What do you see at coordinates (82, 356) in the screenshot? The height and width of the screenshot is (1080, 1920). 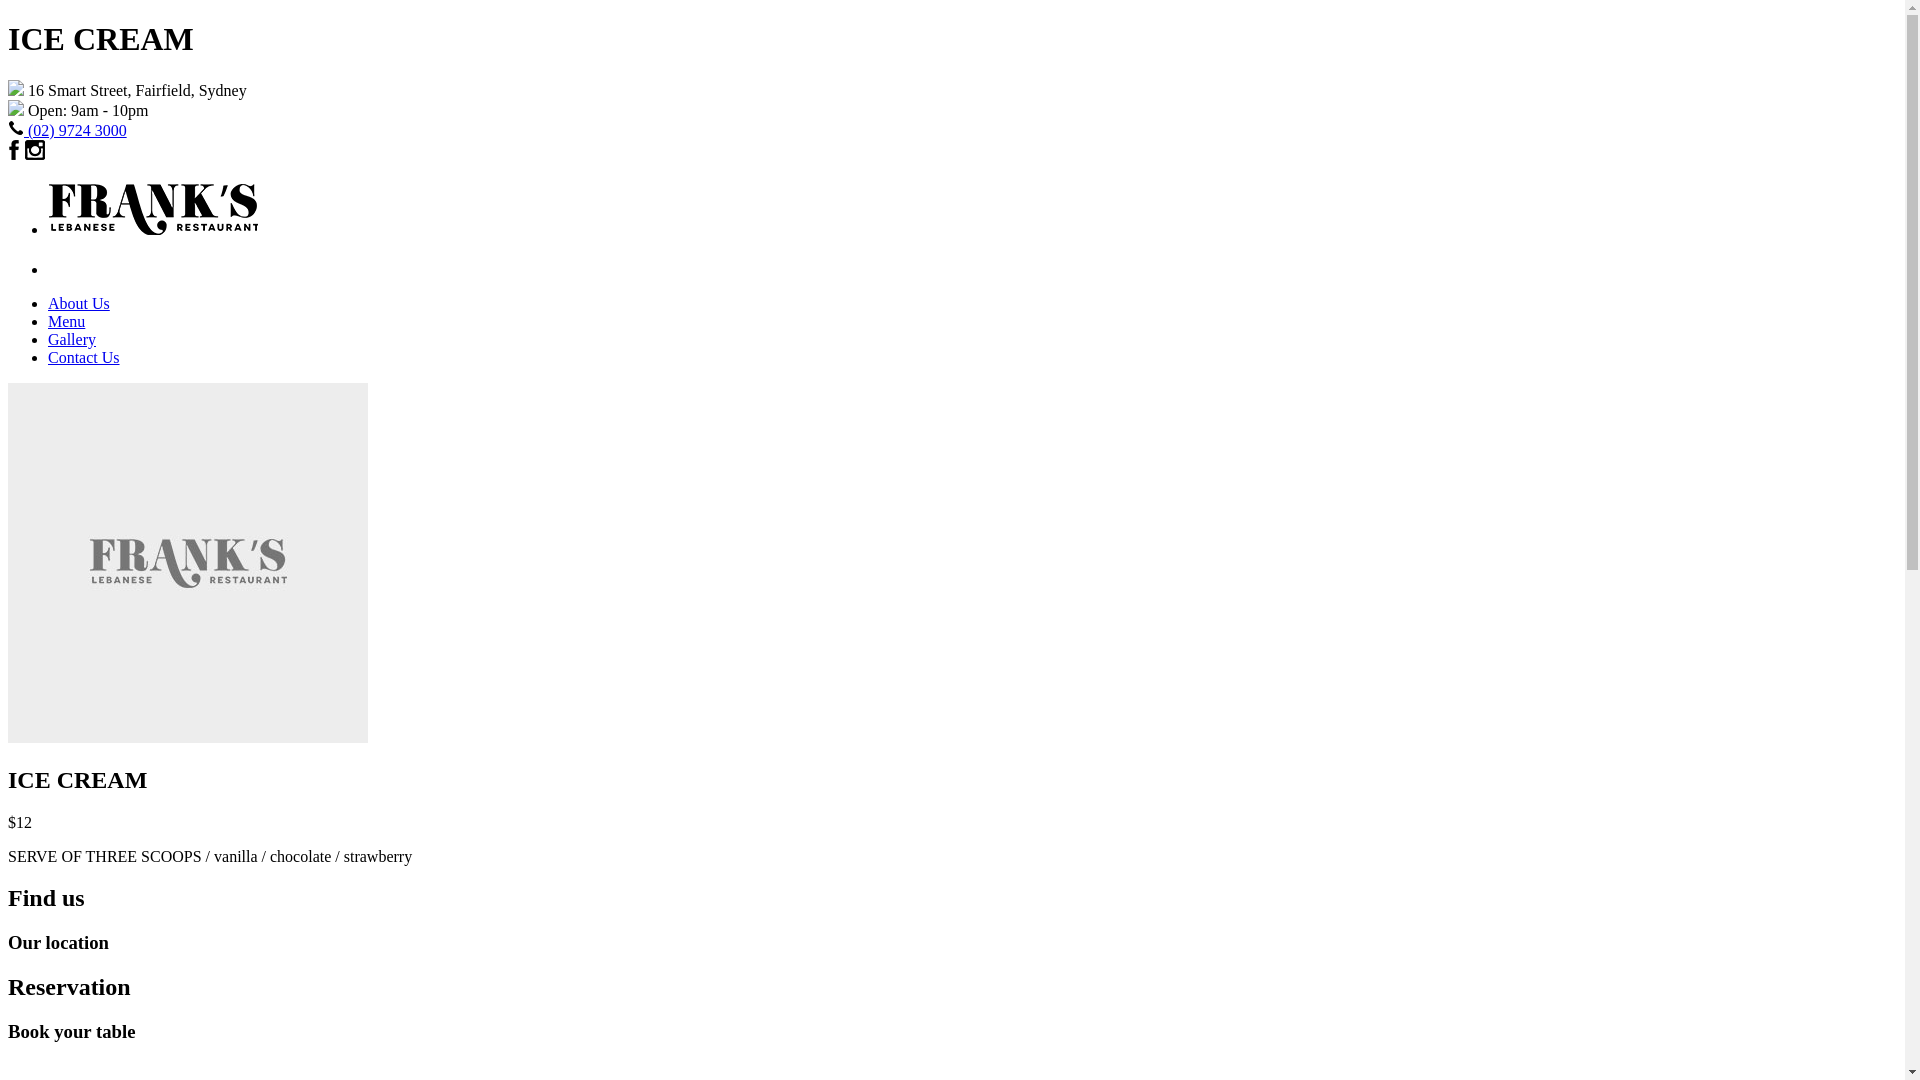 I see `'Contact Us'` at bounding box center [82, 356].